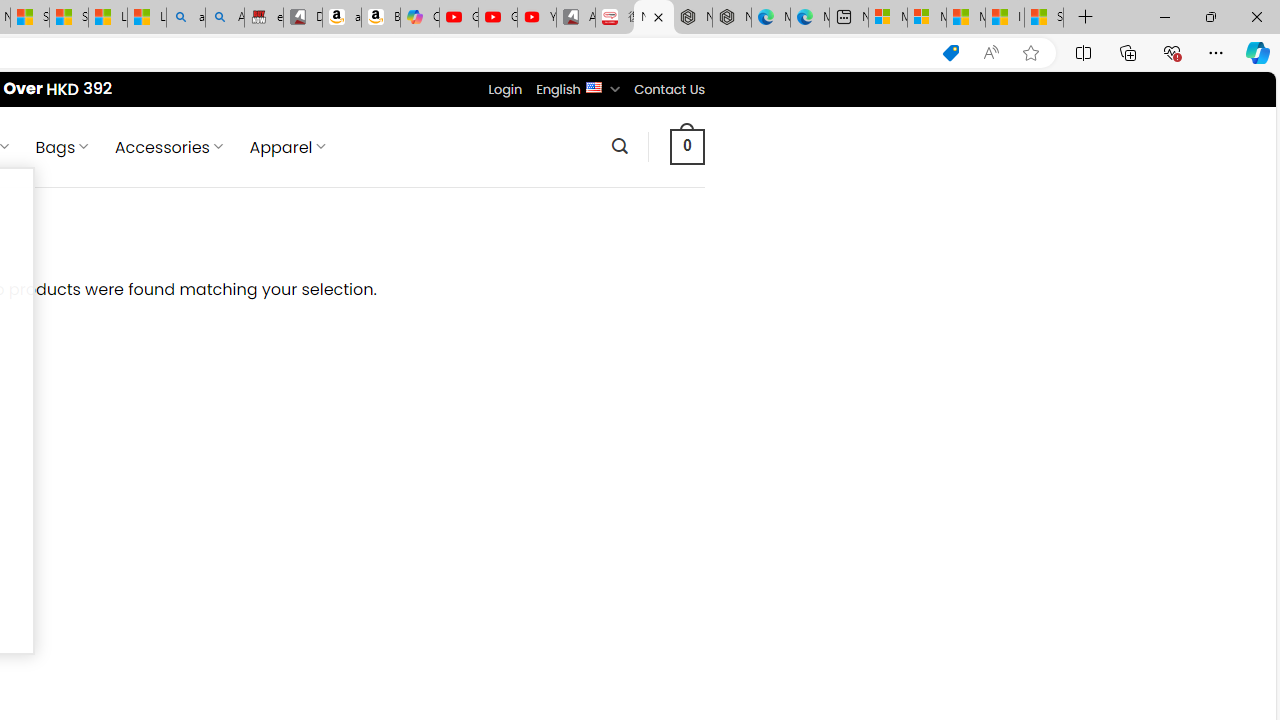 This screenshot has height=720, width=1280. I want to click on 'New Tab', so click(1085, 17).